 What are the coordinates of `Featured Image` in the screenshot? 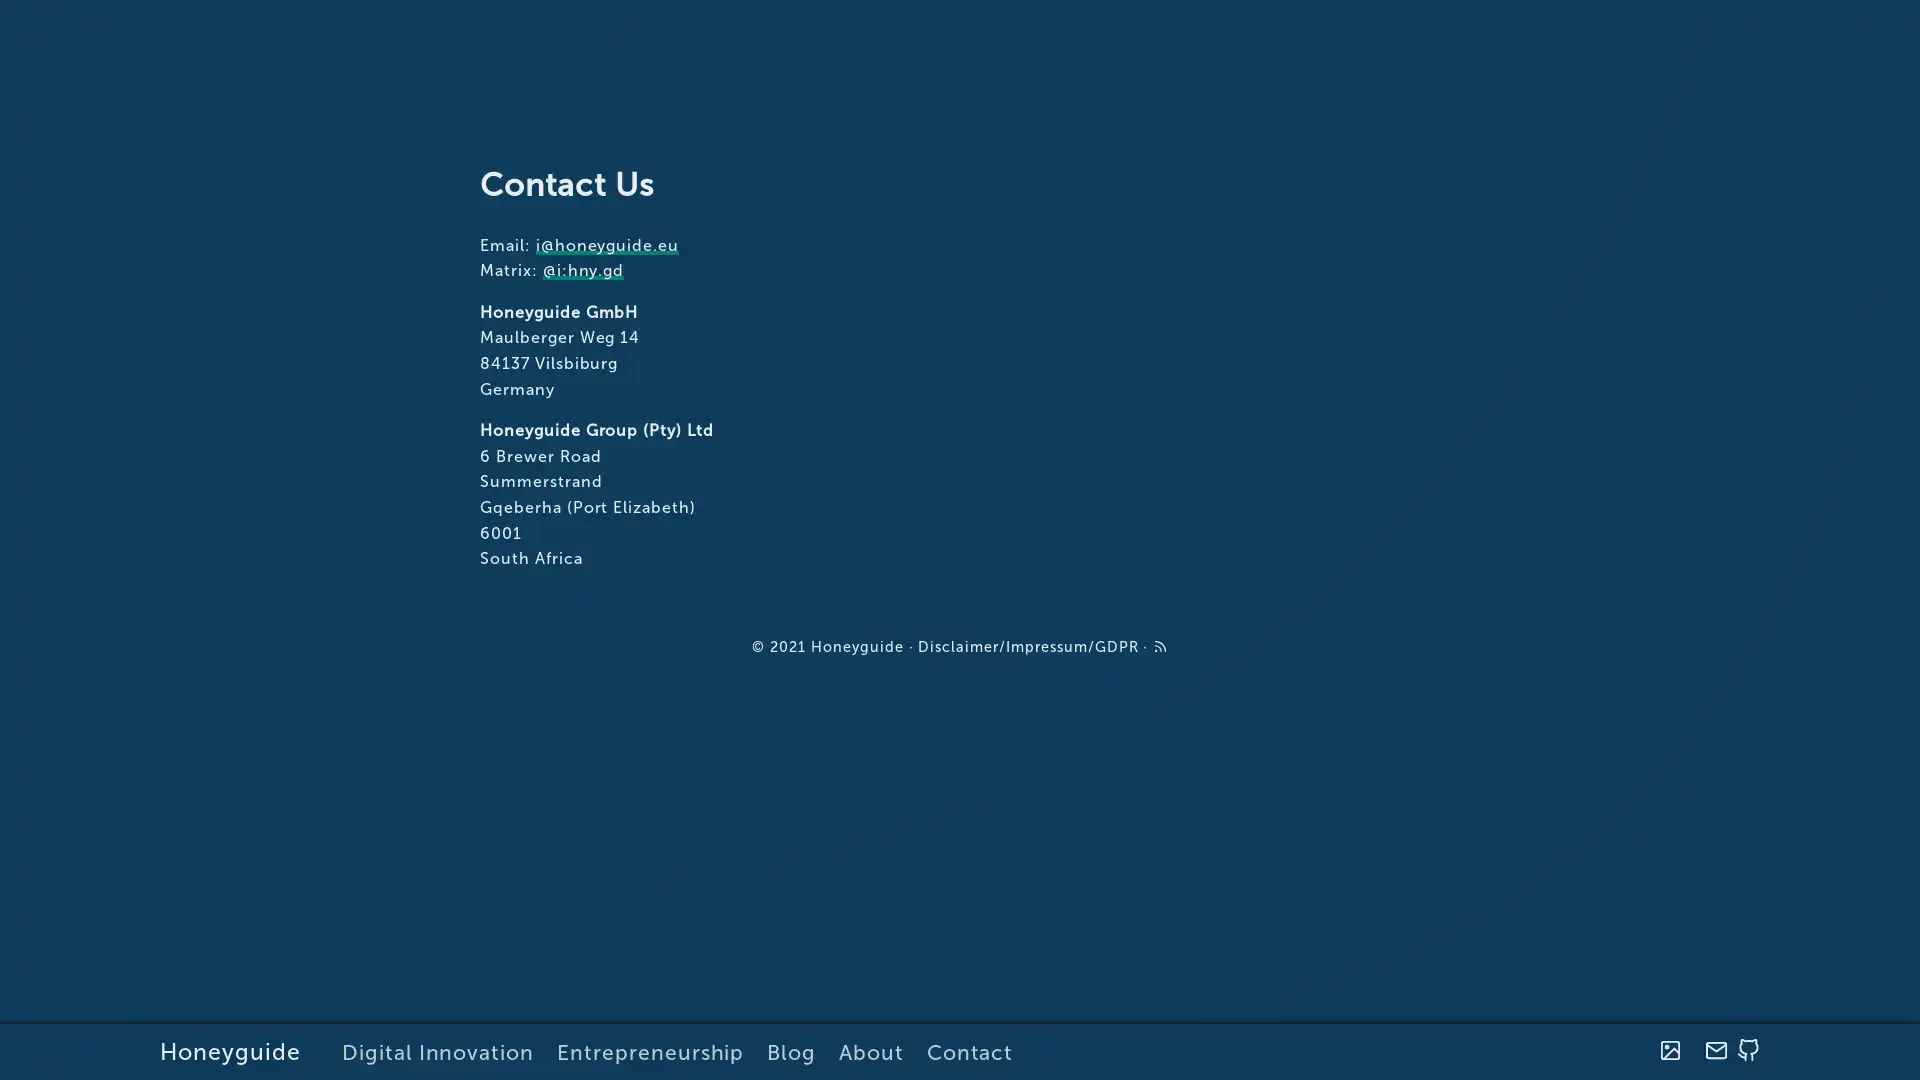 It's located at (1669, 1050).